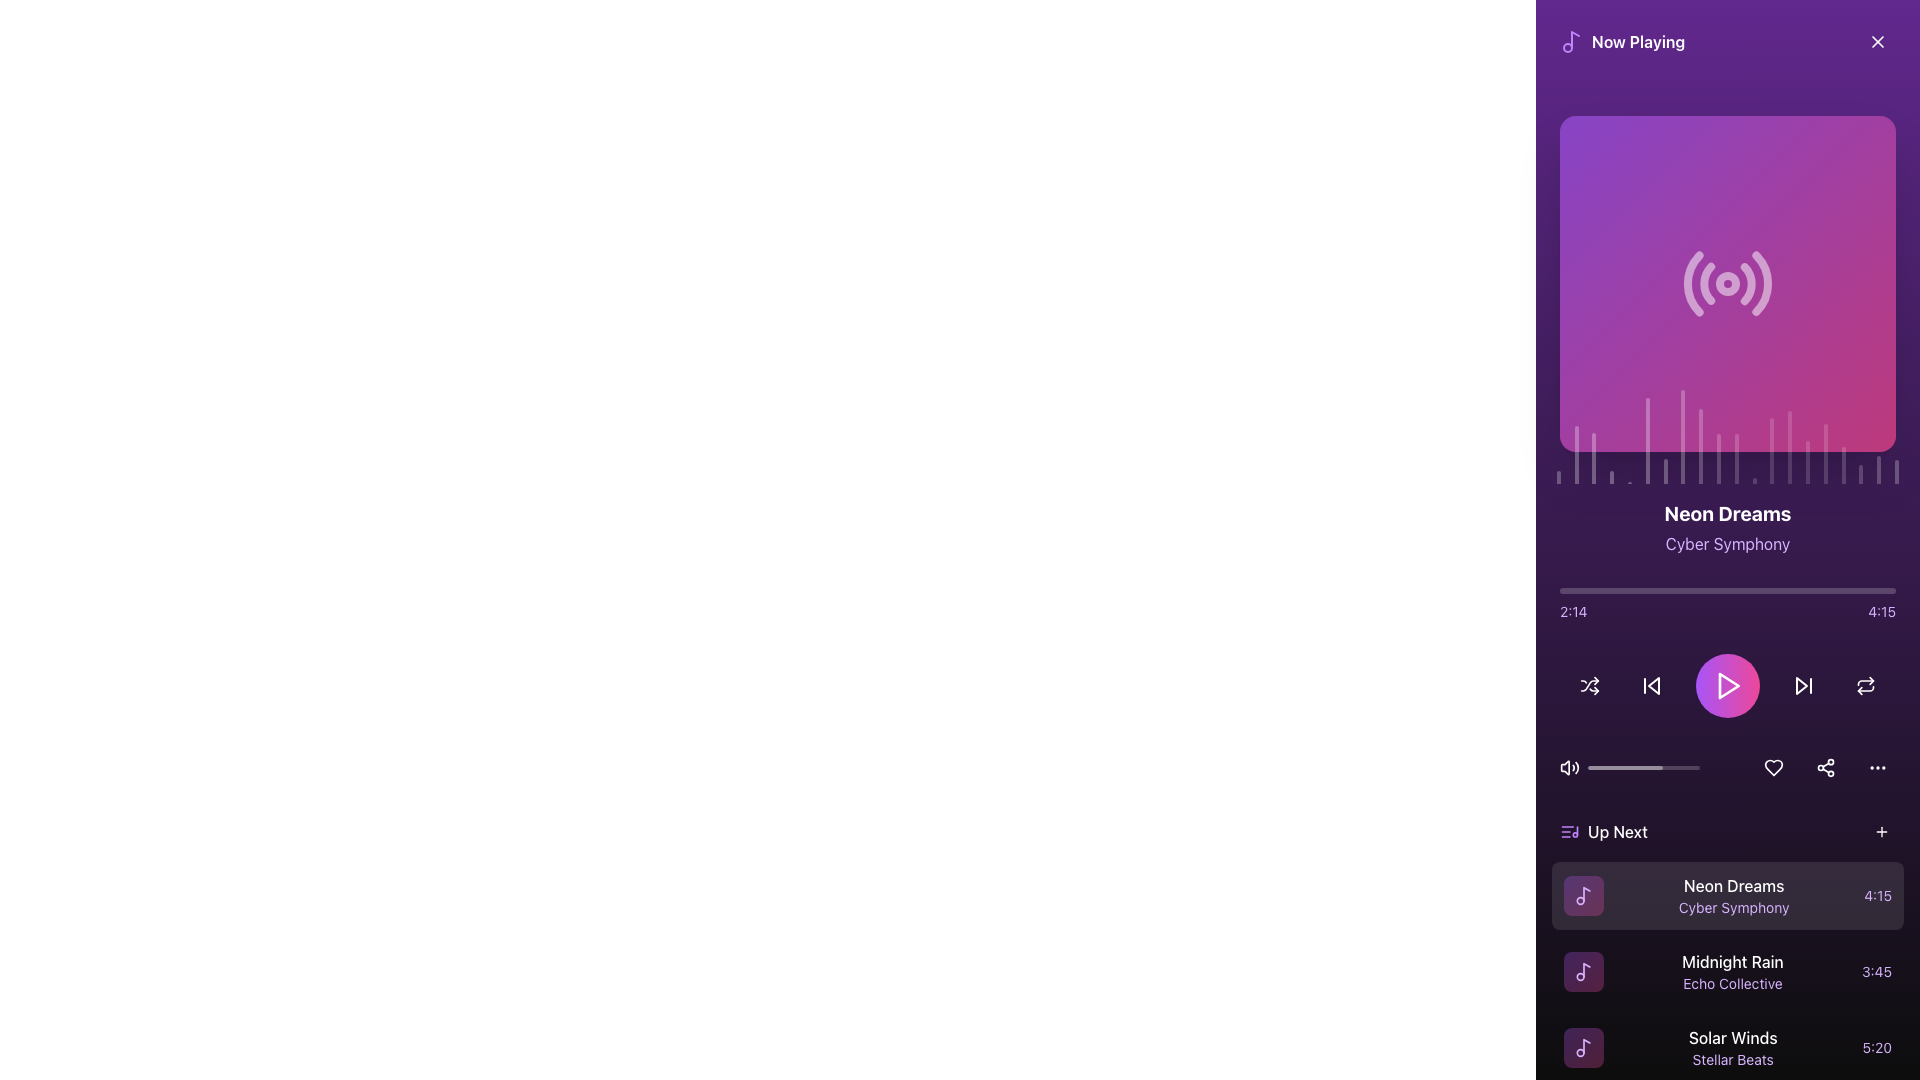 The height and width of the screenshot is (1080, 1920). Describe the element at coordinates (1583, 894) in the screenshot. I see `the musical note icon with a rounded gradient background in the 'Up Next' list, which is the first item showing the track 'Neon Dreams'` at that location.